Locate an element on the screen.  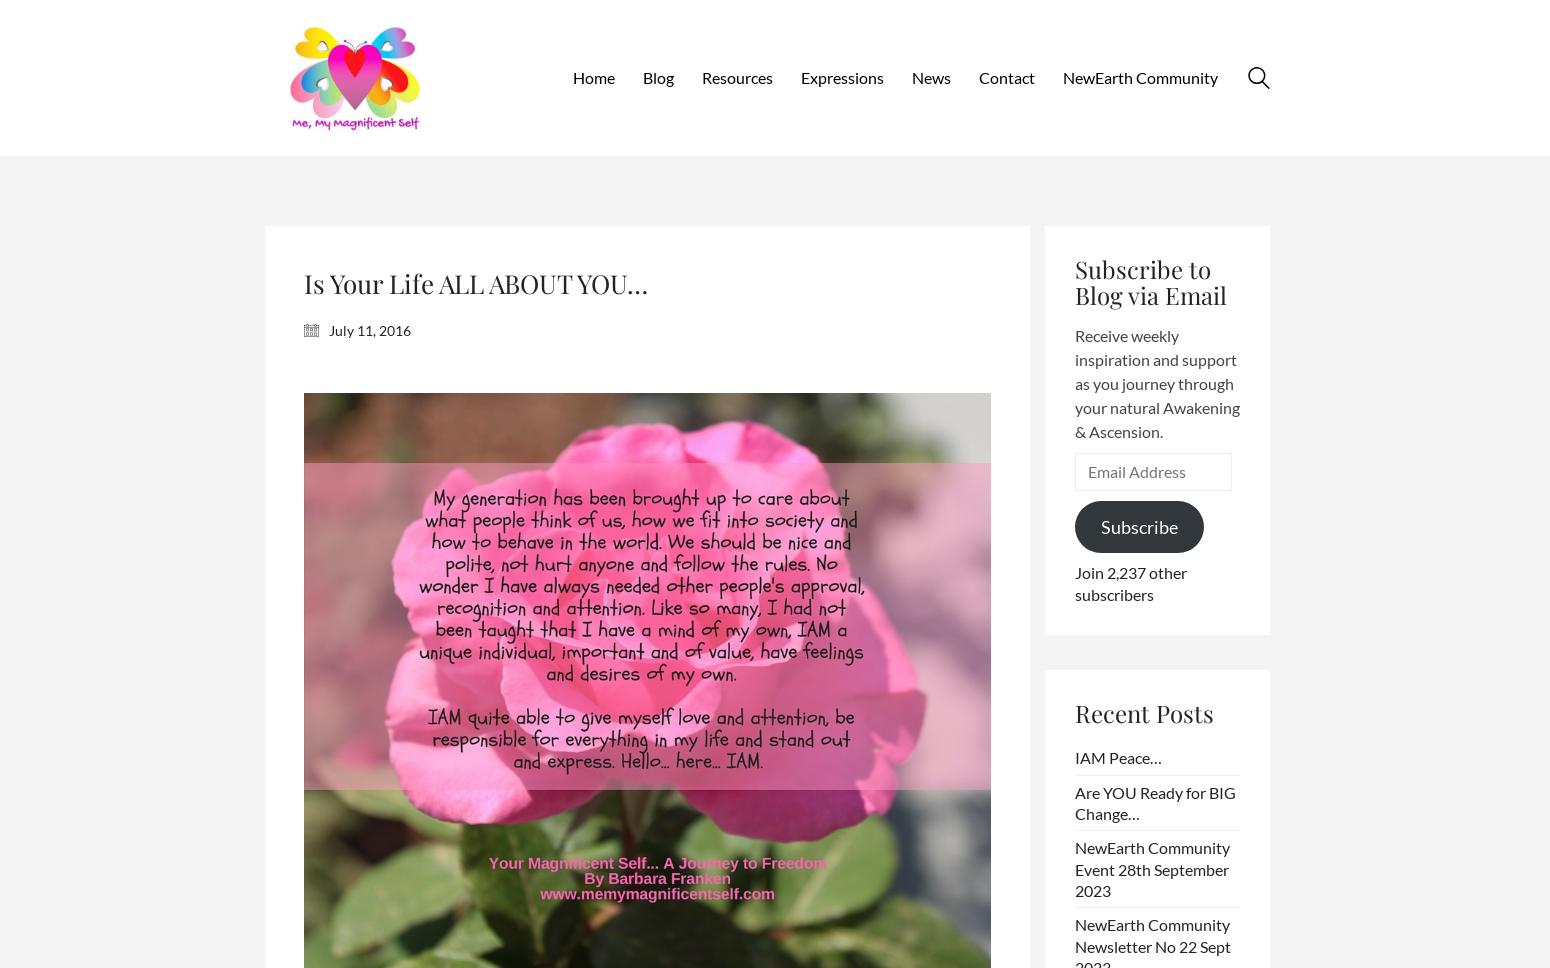
'r' is located at coordinates (1099, 75).